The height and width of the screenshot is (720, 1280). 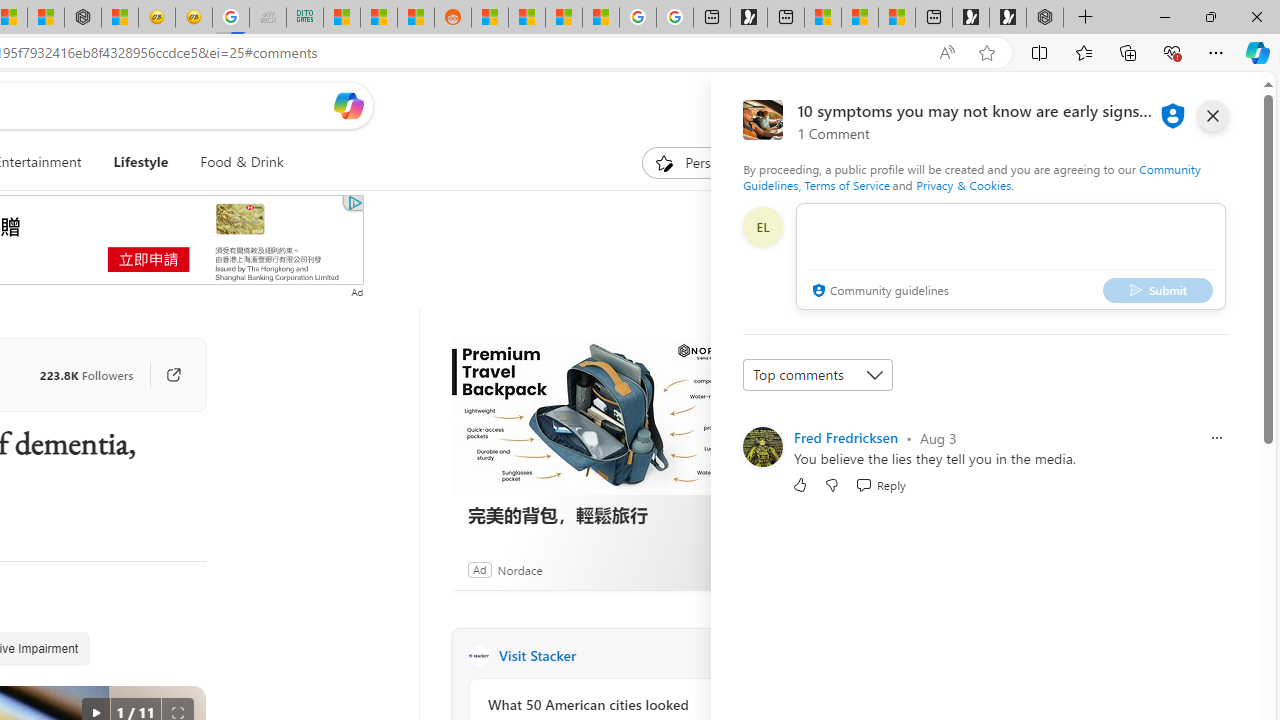 What do you see at coordinates (971, 176) in the screenshot?
I see `'Community Guidelines'` at bounding box center [971, 176].